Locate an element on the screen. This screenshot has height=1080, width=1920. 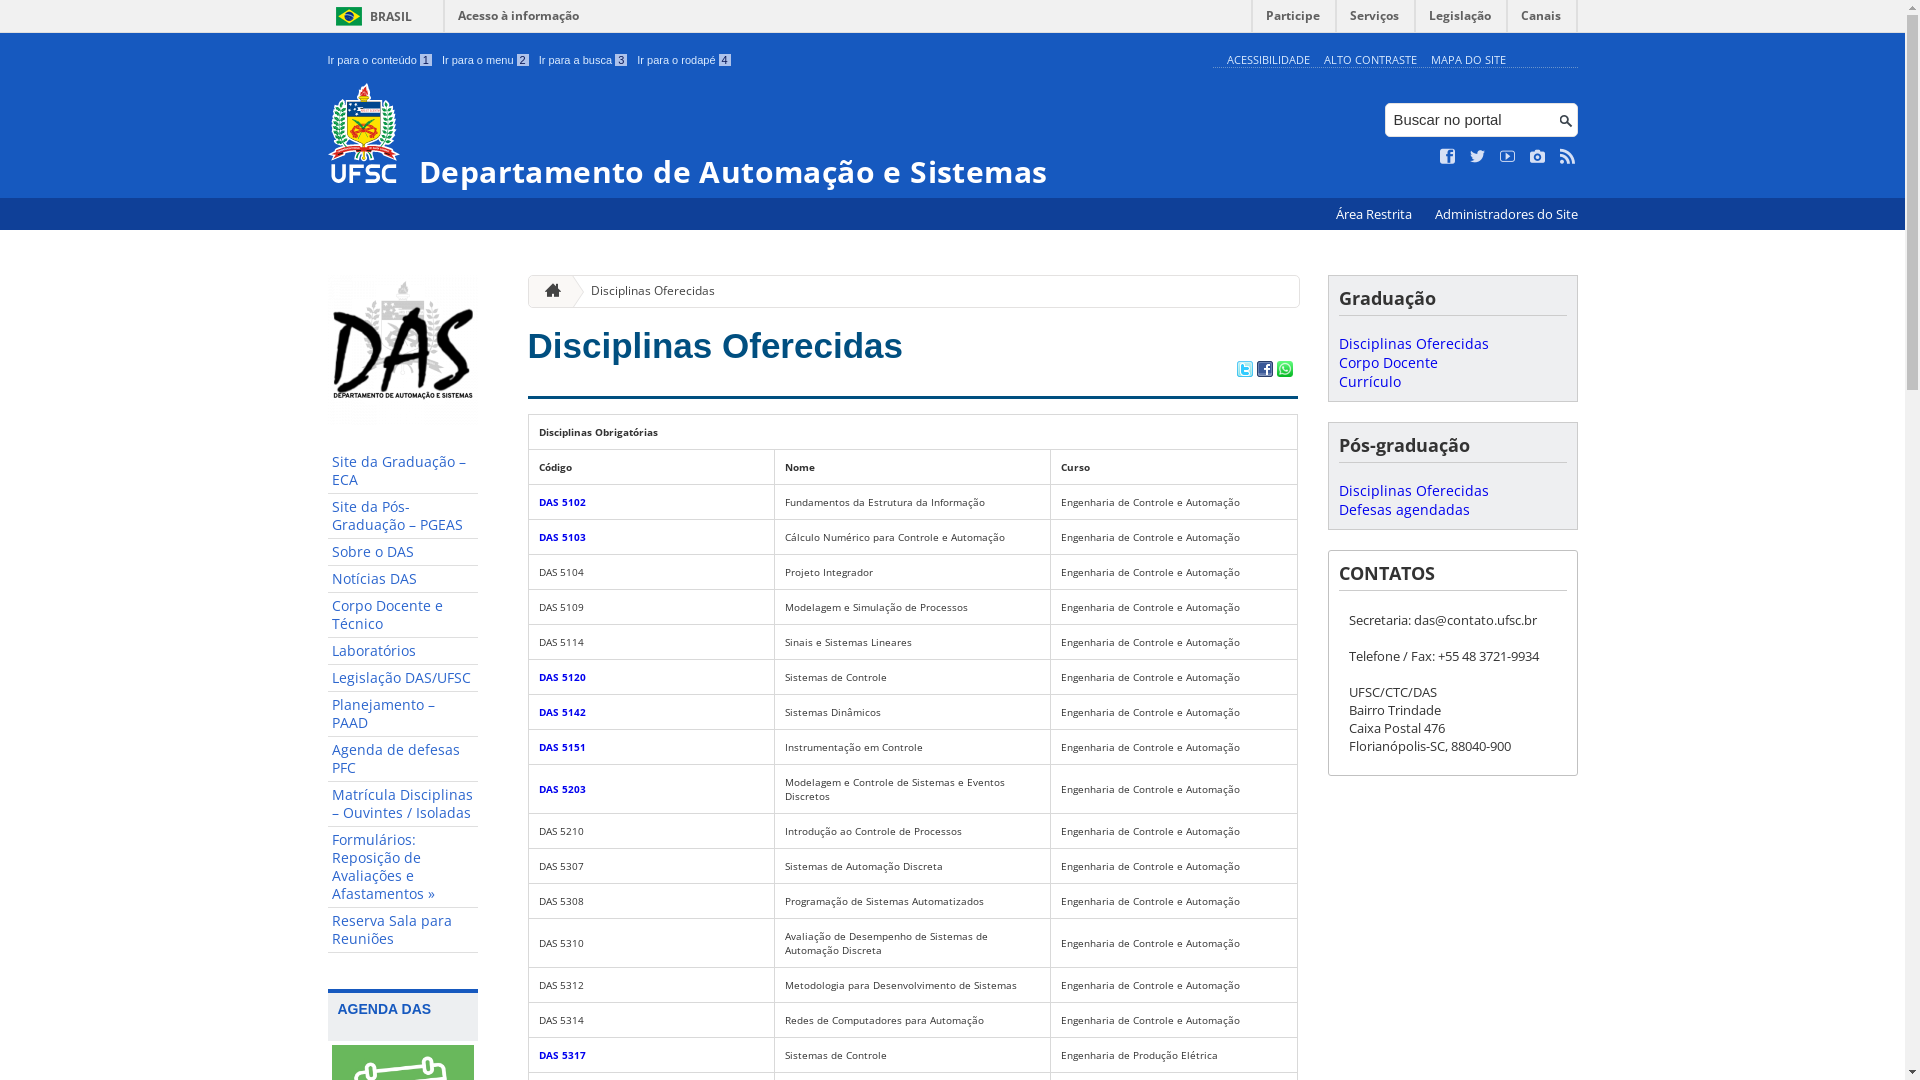
'Sobre o DAS' is located at coordinates (402, 552).